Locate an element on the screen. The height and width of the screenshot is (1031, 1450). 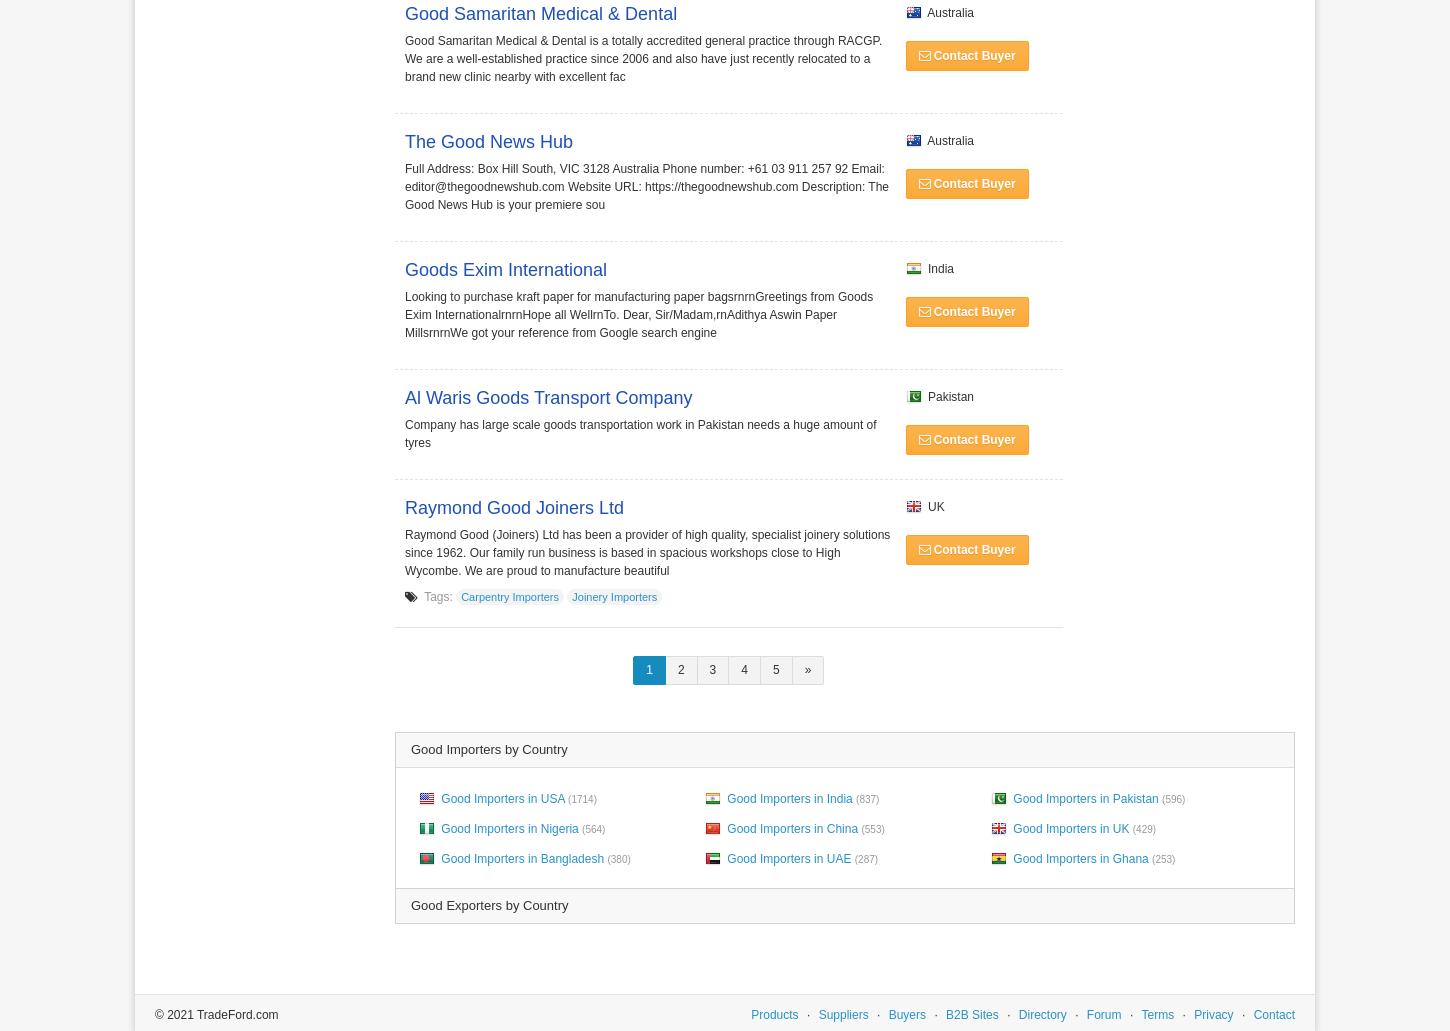
'(553)' is located at coordinates (860, 828).